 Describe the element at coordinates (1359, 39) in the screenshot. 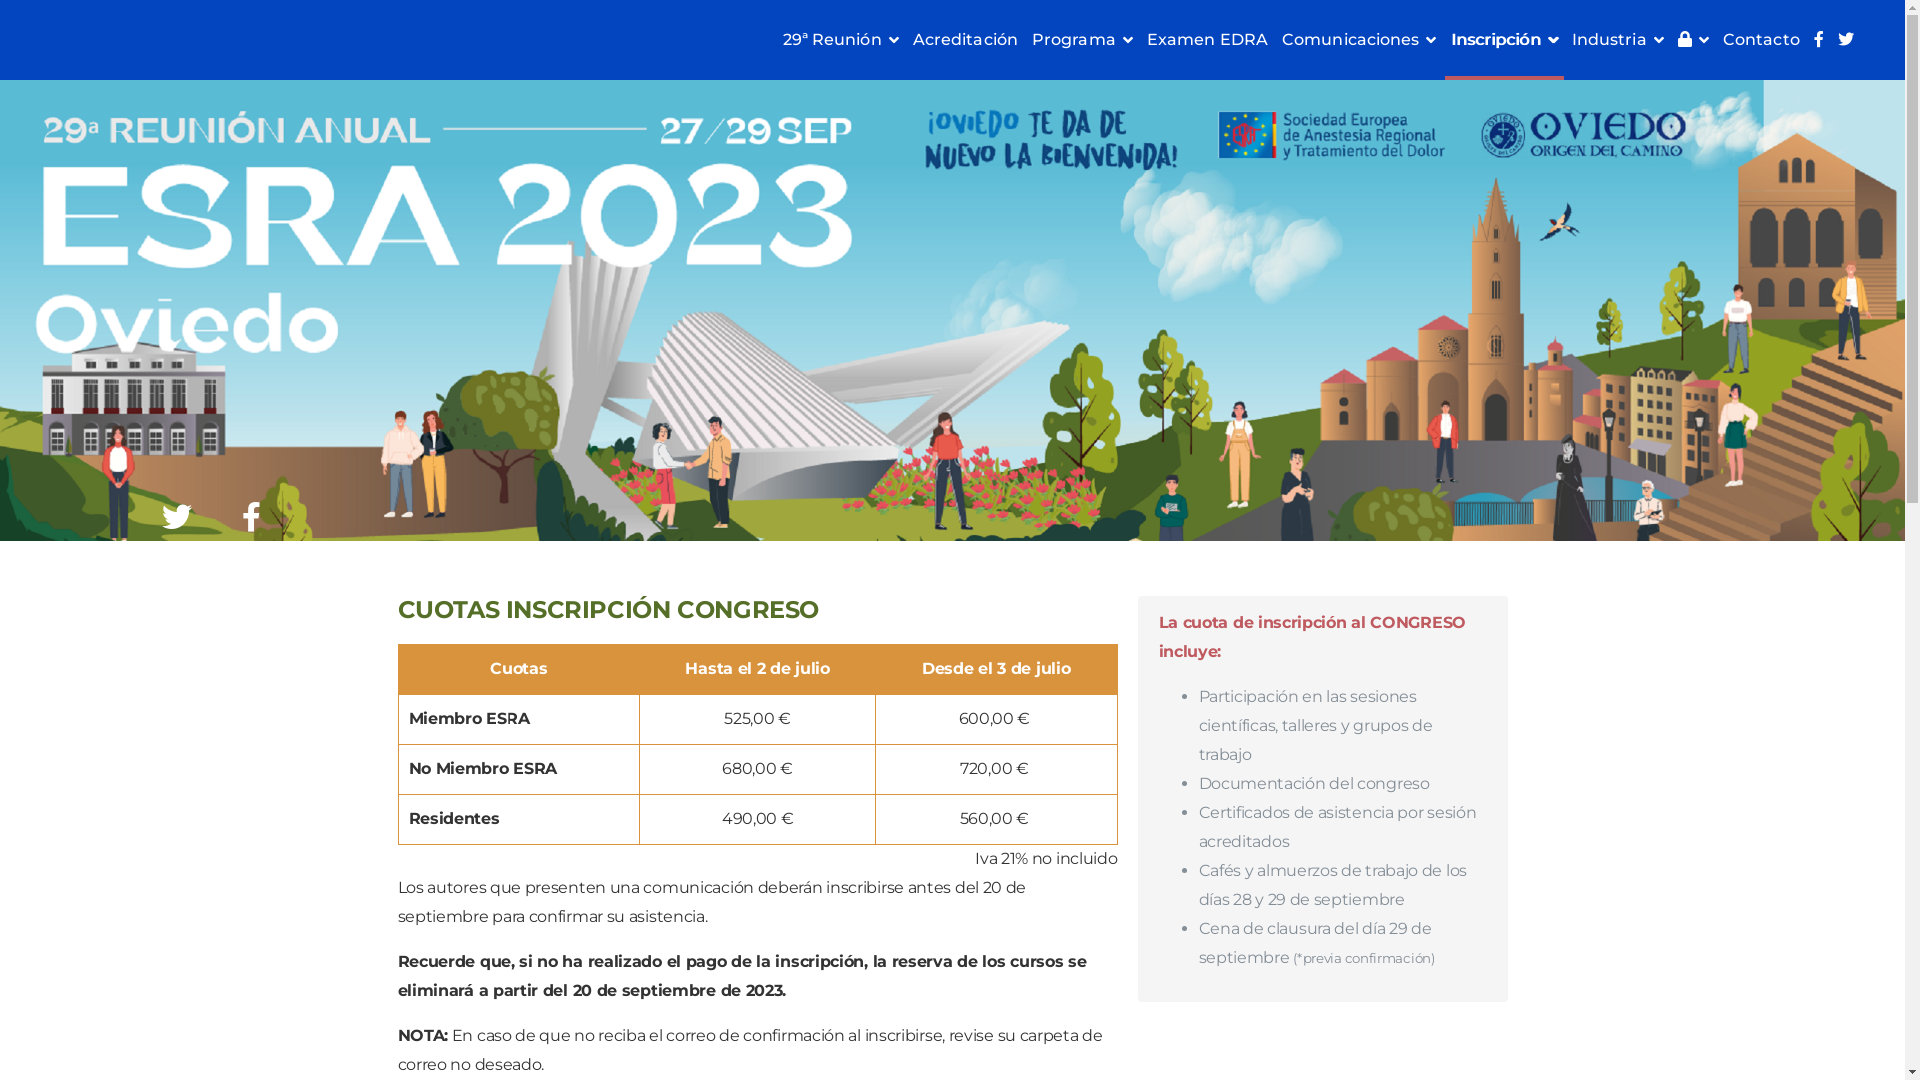

I see `'Comunicaciones'` at that location.